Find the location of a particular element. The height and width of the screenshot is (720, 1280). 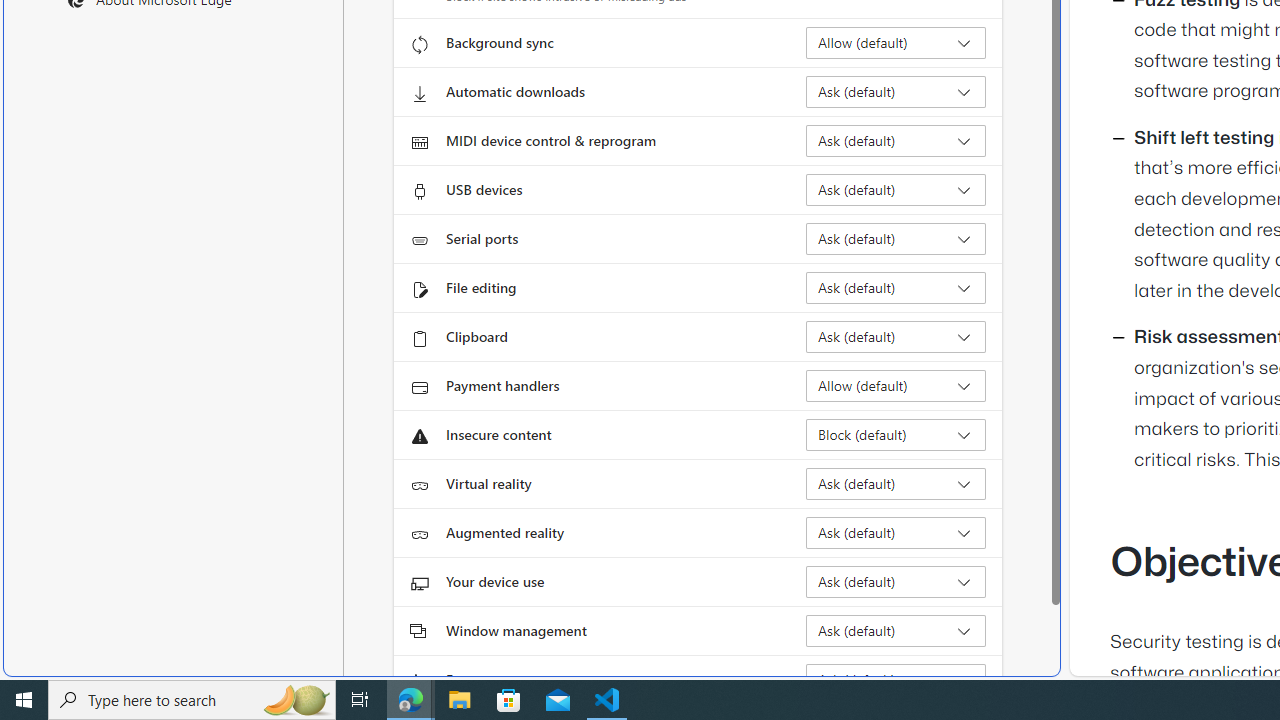

'Your device use Ask (default)' is located at coordinates (895, 582).